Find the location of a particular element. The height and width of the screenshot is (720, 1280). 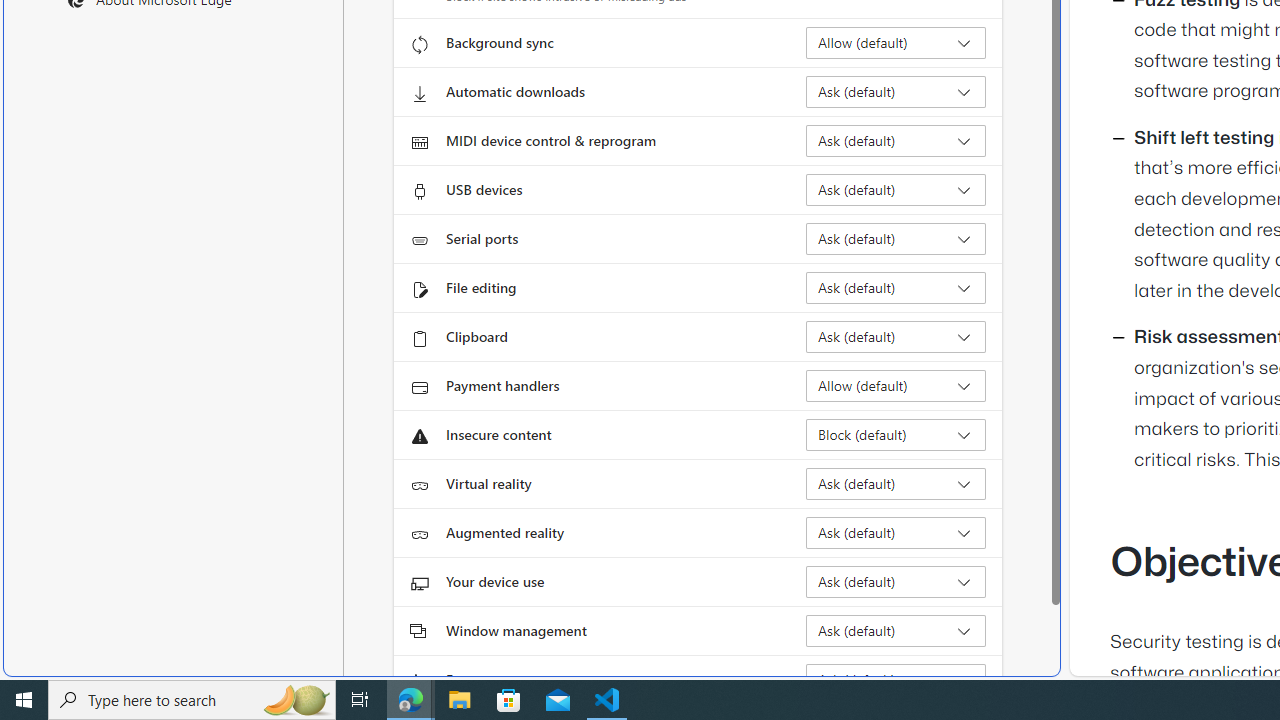

'Your device use Ask (default)' is located at coordinates (895, 582).